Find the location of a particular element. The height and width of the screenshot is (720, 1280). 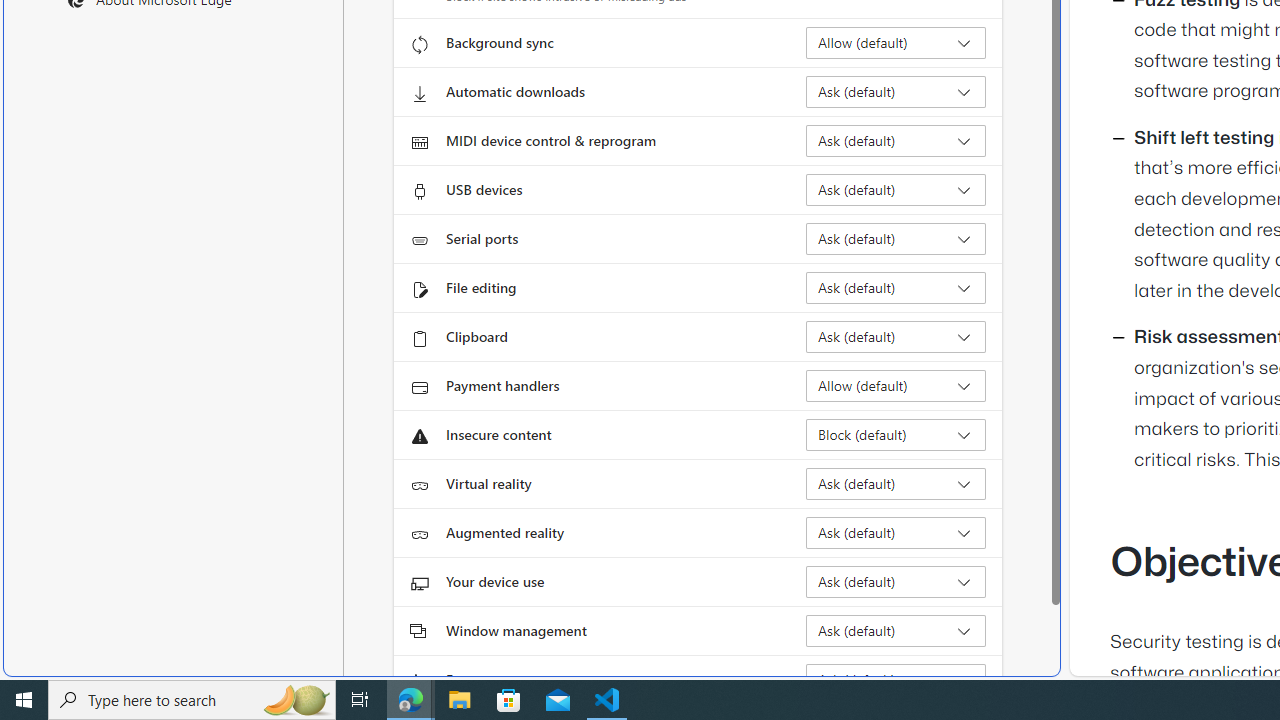

'Your device use Ask (default)' is located at coordinates (895, 582).